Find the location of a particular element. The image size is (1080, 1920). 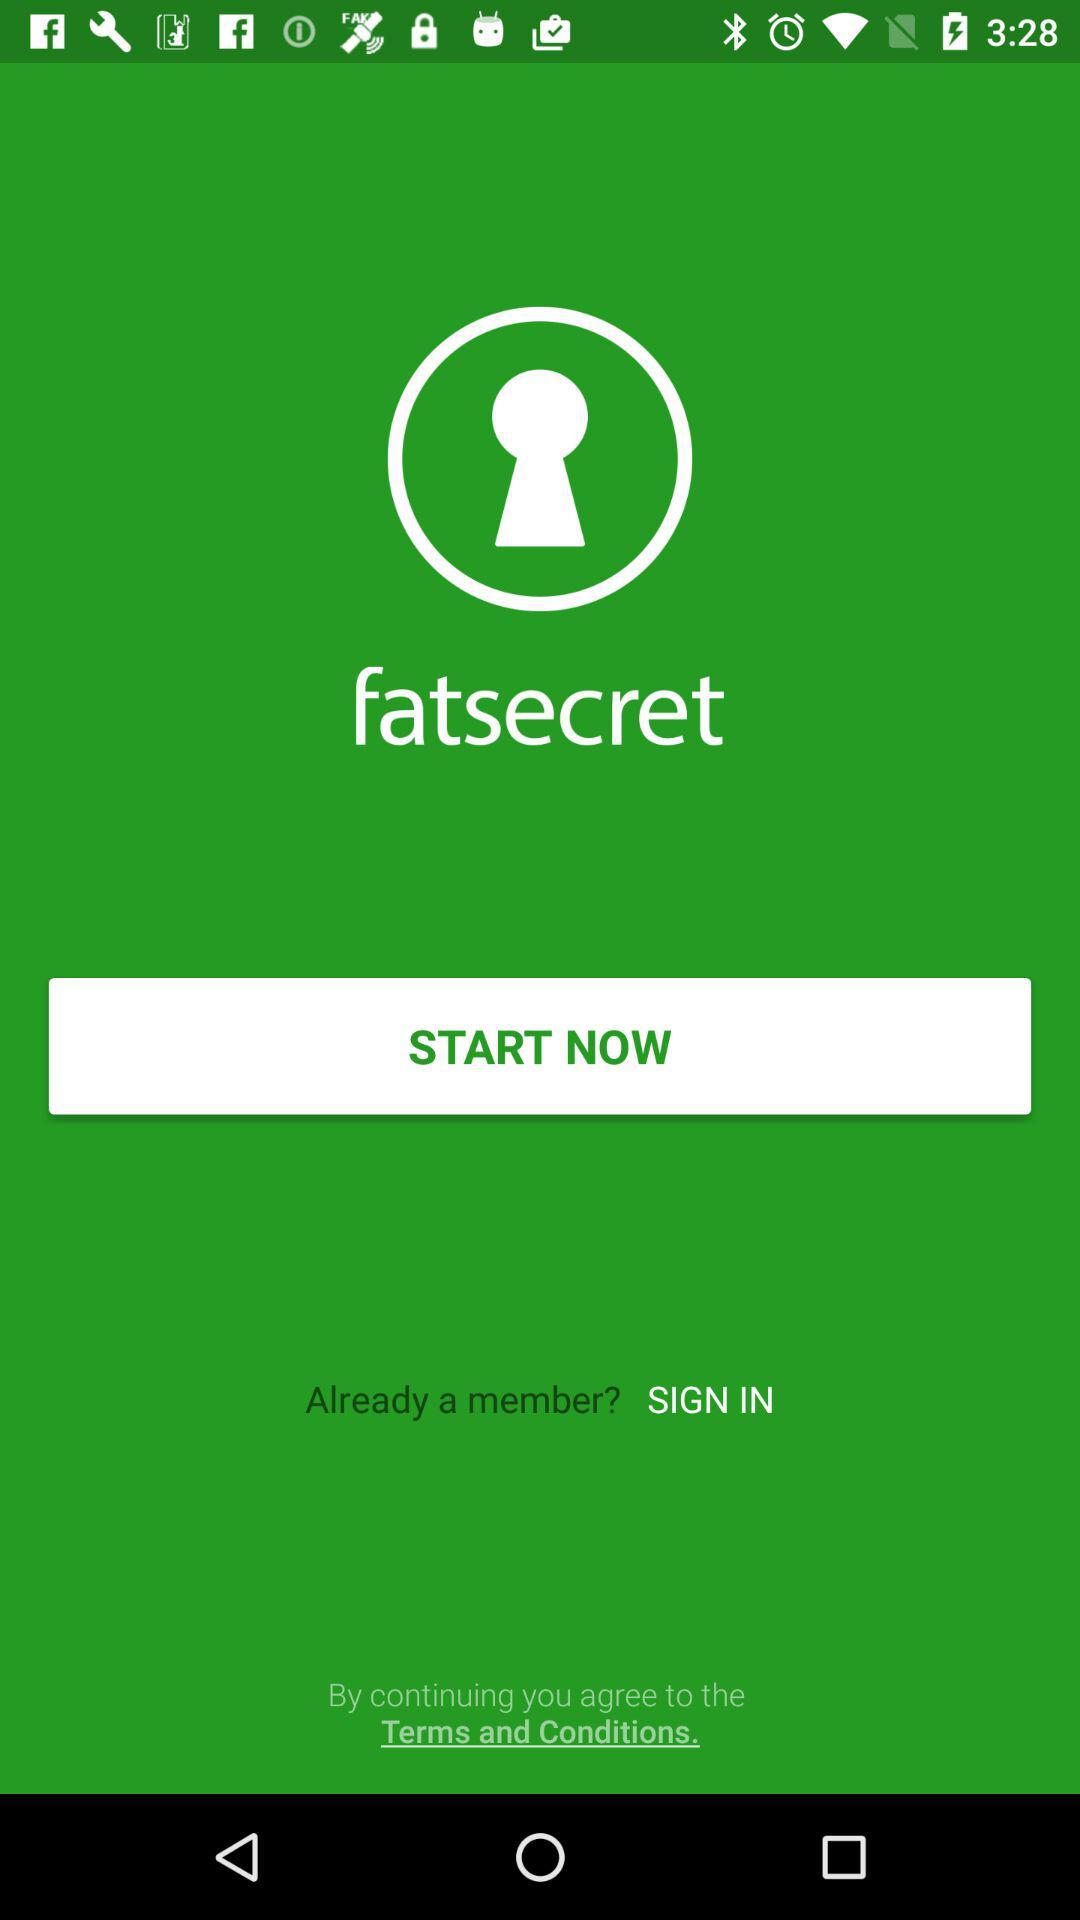

the item below already a member? icon is located at coordinates (540, 1711).